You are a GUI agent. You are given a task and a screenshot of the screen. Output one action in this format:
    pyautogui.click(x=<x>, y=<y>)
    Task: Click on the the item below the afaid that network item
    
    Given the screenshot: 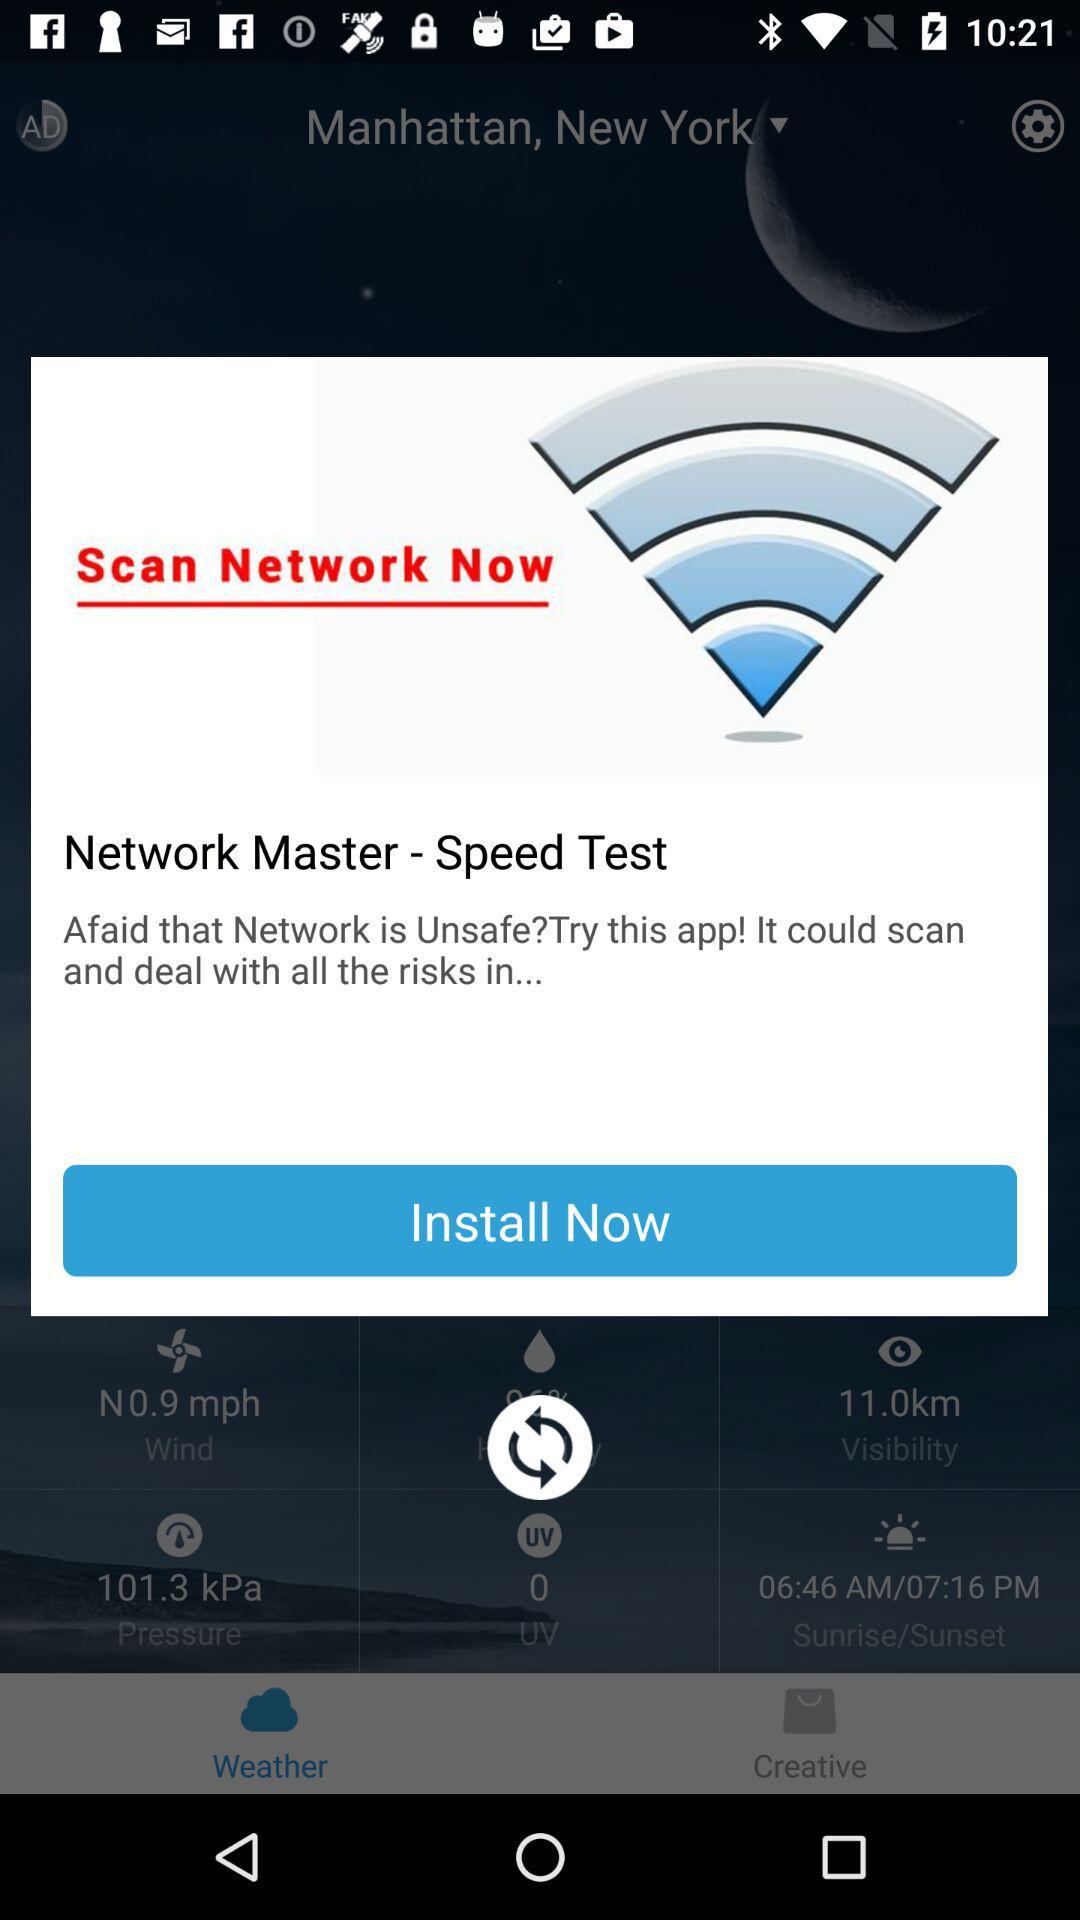 What is the action you would take?
    pyautogui.click(x=540, y=1219)
    